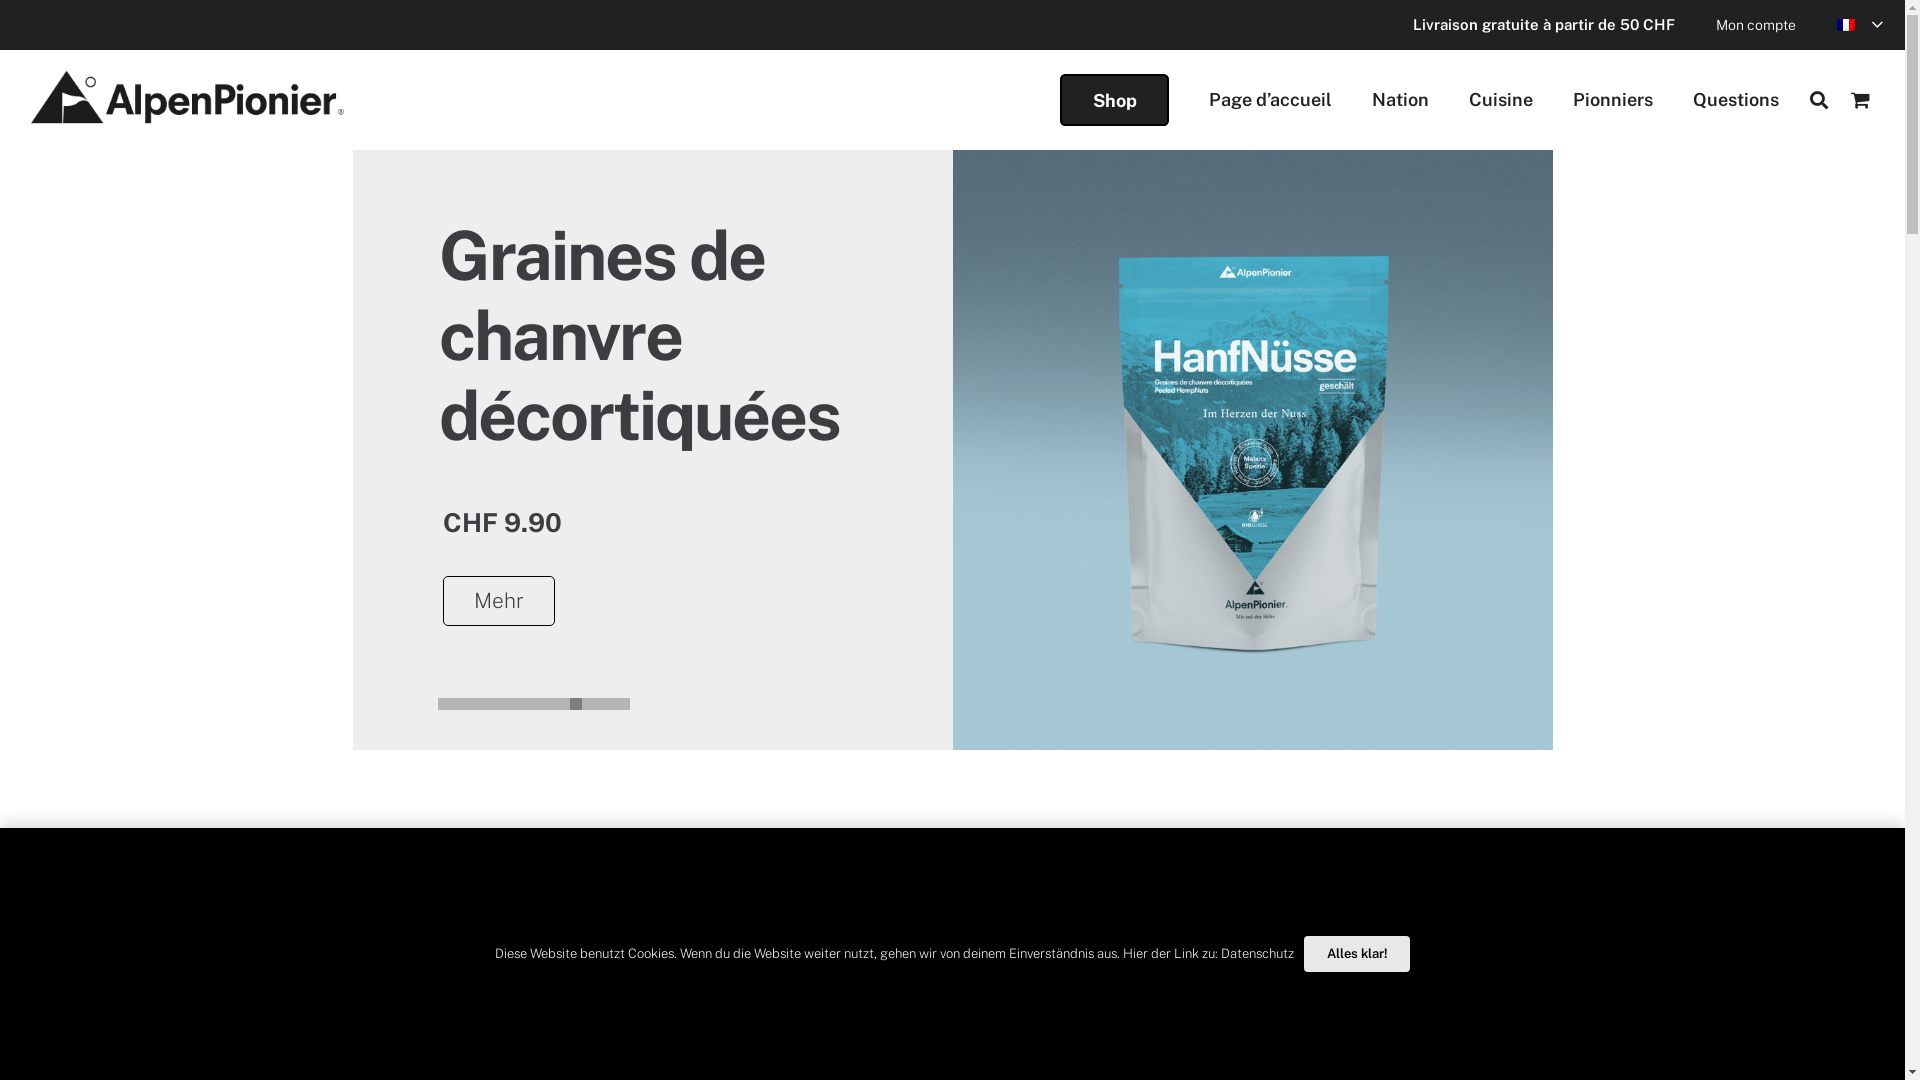 Image resolution: width=1920 pixels, height=1080 pixels. I want to click on 'Alles klar!', so click(1357, 952).